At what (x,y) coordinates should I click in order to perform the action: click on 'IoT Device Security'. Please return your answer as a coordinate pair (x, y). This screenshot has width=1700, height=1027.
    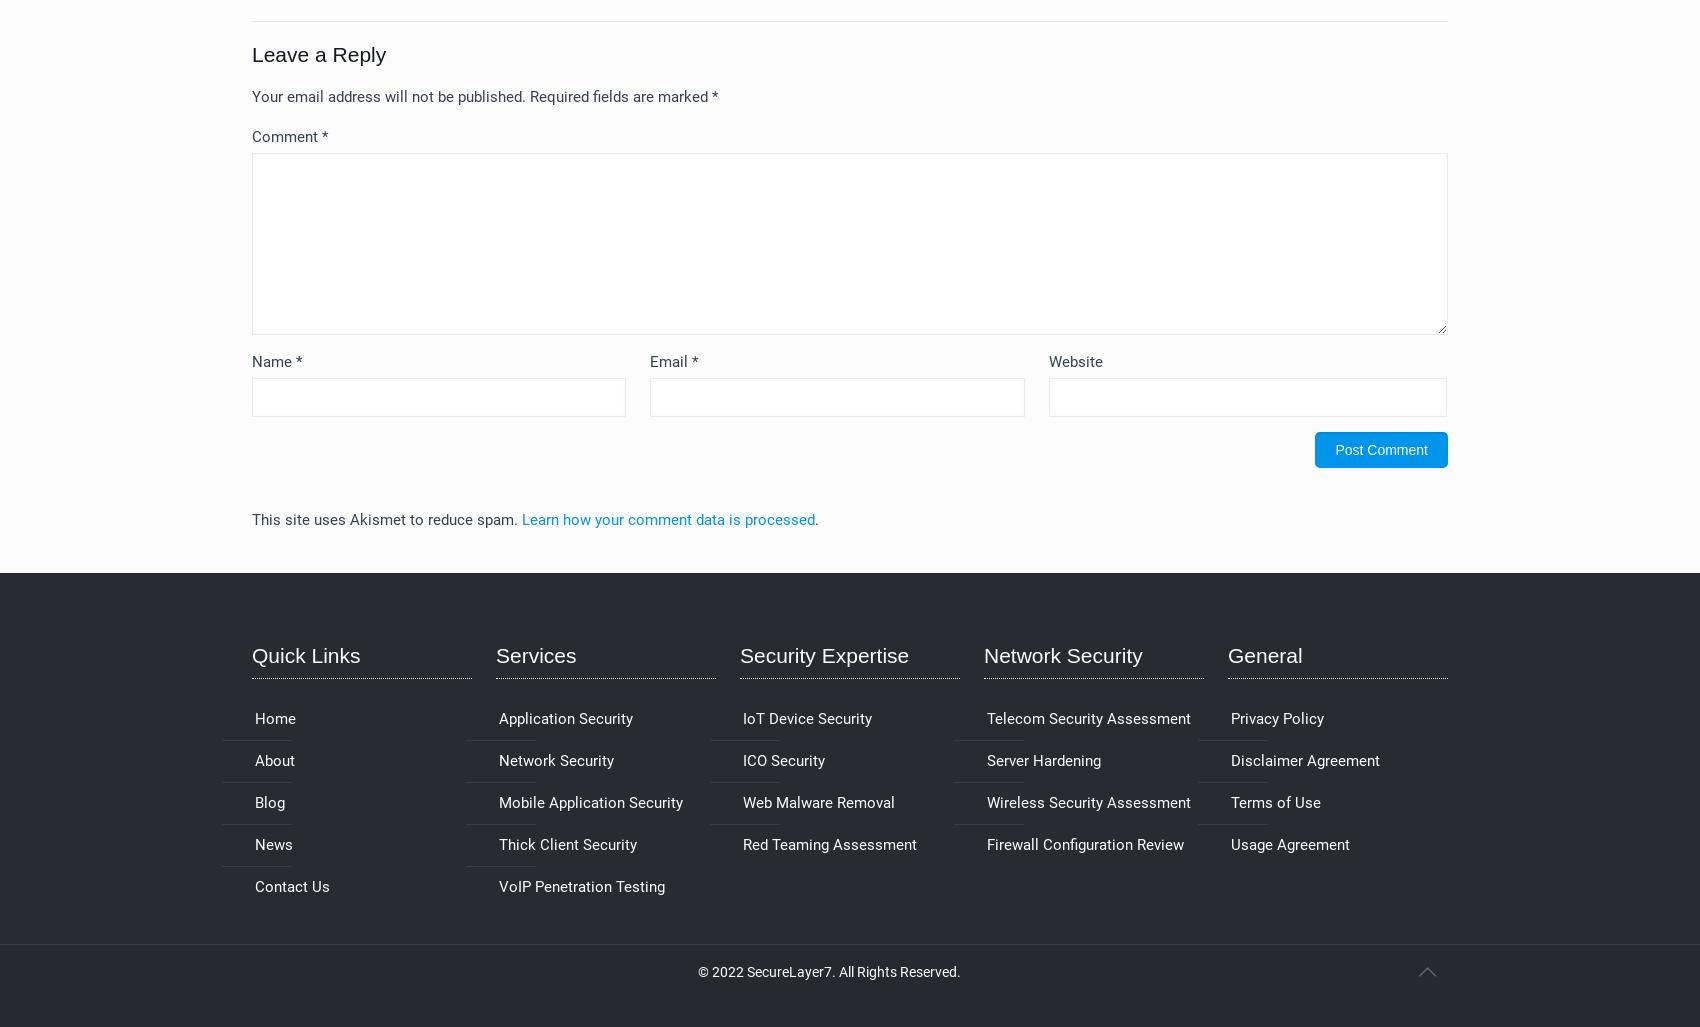
    Looking at the image, I should click on (806, 719).